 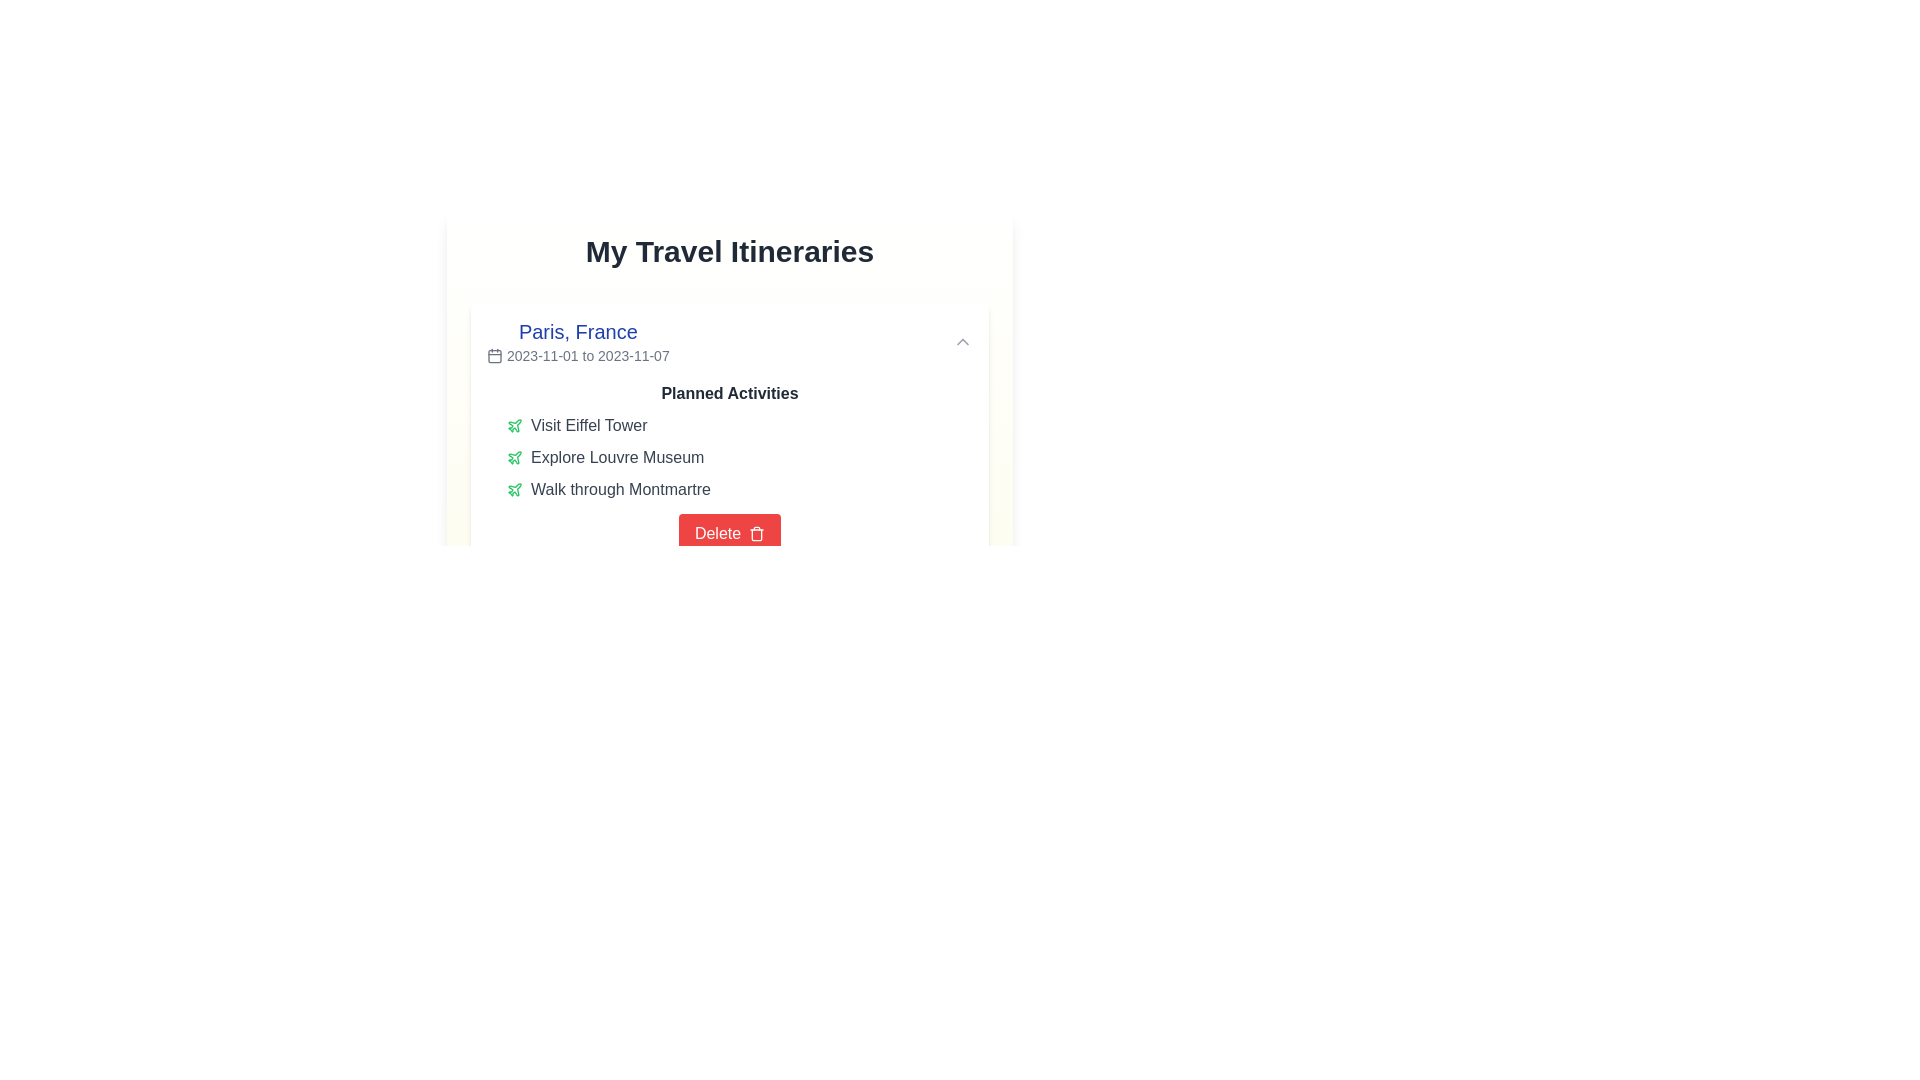 What do you see at coordinates (728, 393) in the screenshot?
I see `the text label 'Planned Activities' which serves as a section header in dark gray color and bold font` at bounding box center [728, 393].